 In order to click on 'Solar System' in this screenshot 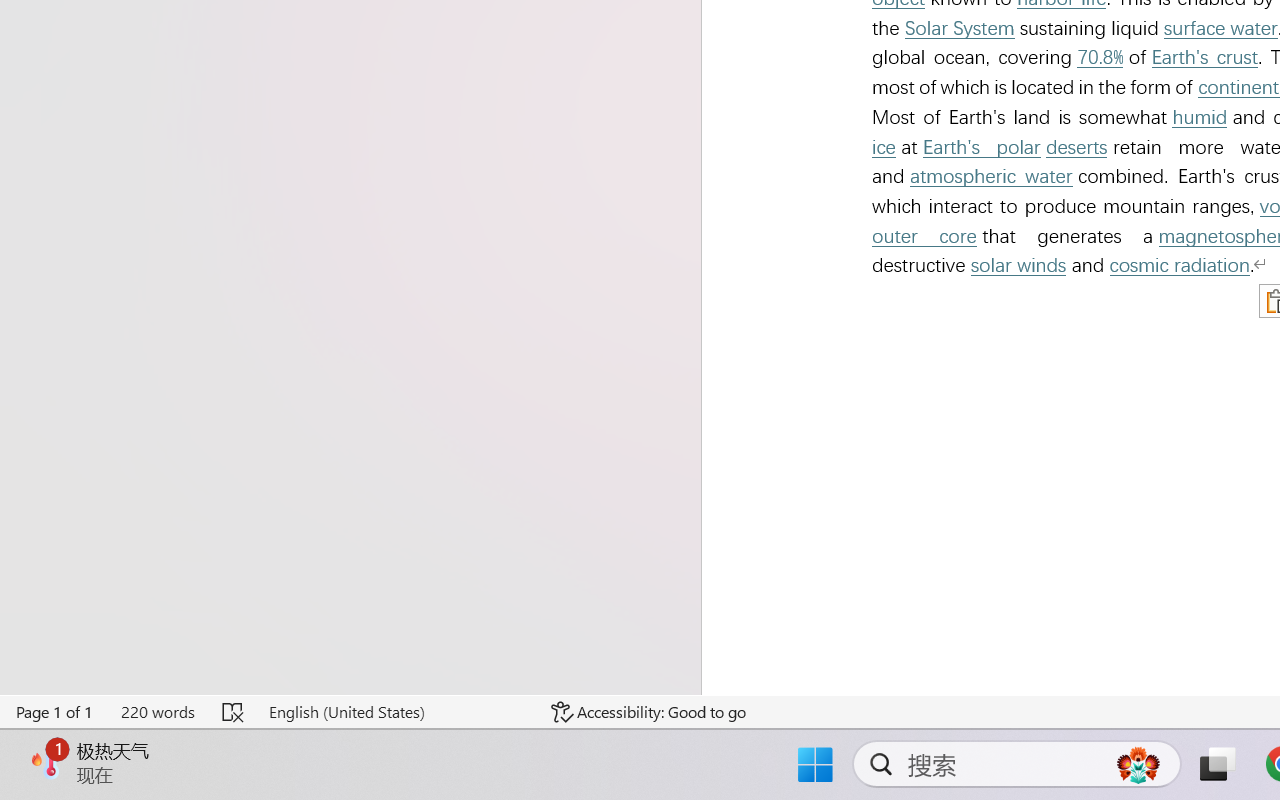, I will do `click(960, 28)`.